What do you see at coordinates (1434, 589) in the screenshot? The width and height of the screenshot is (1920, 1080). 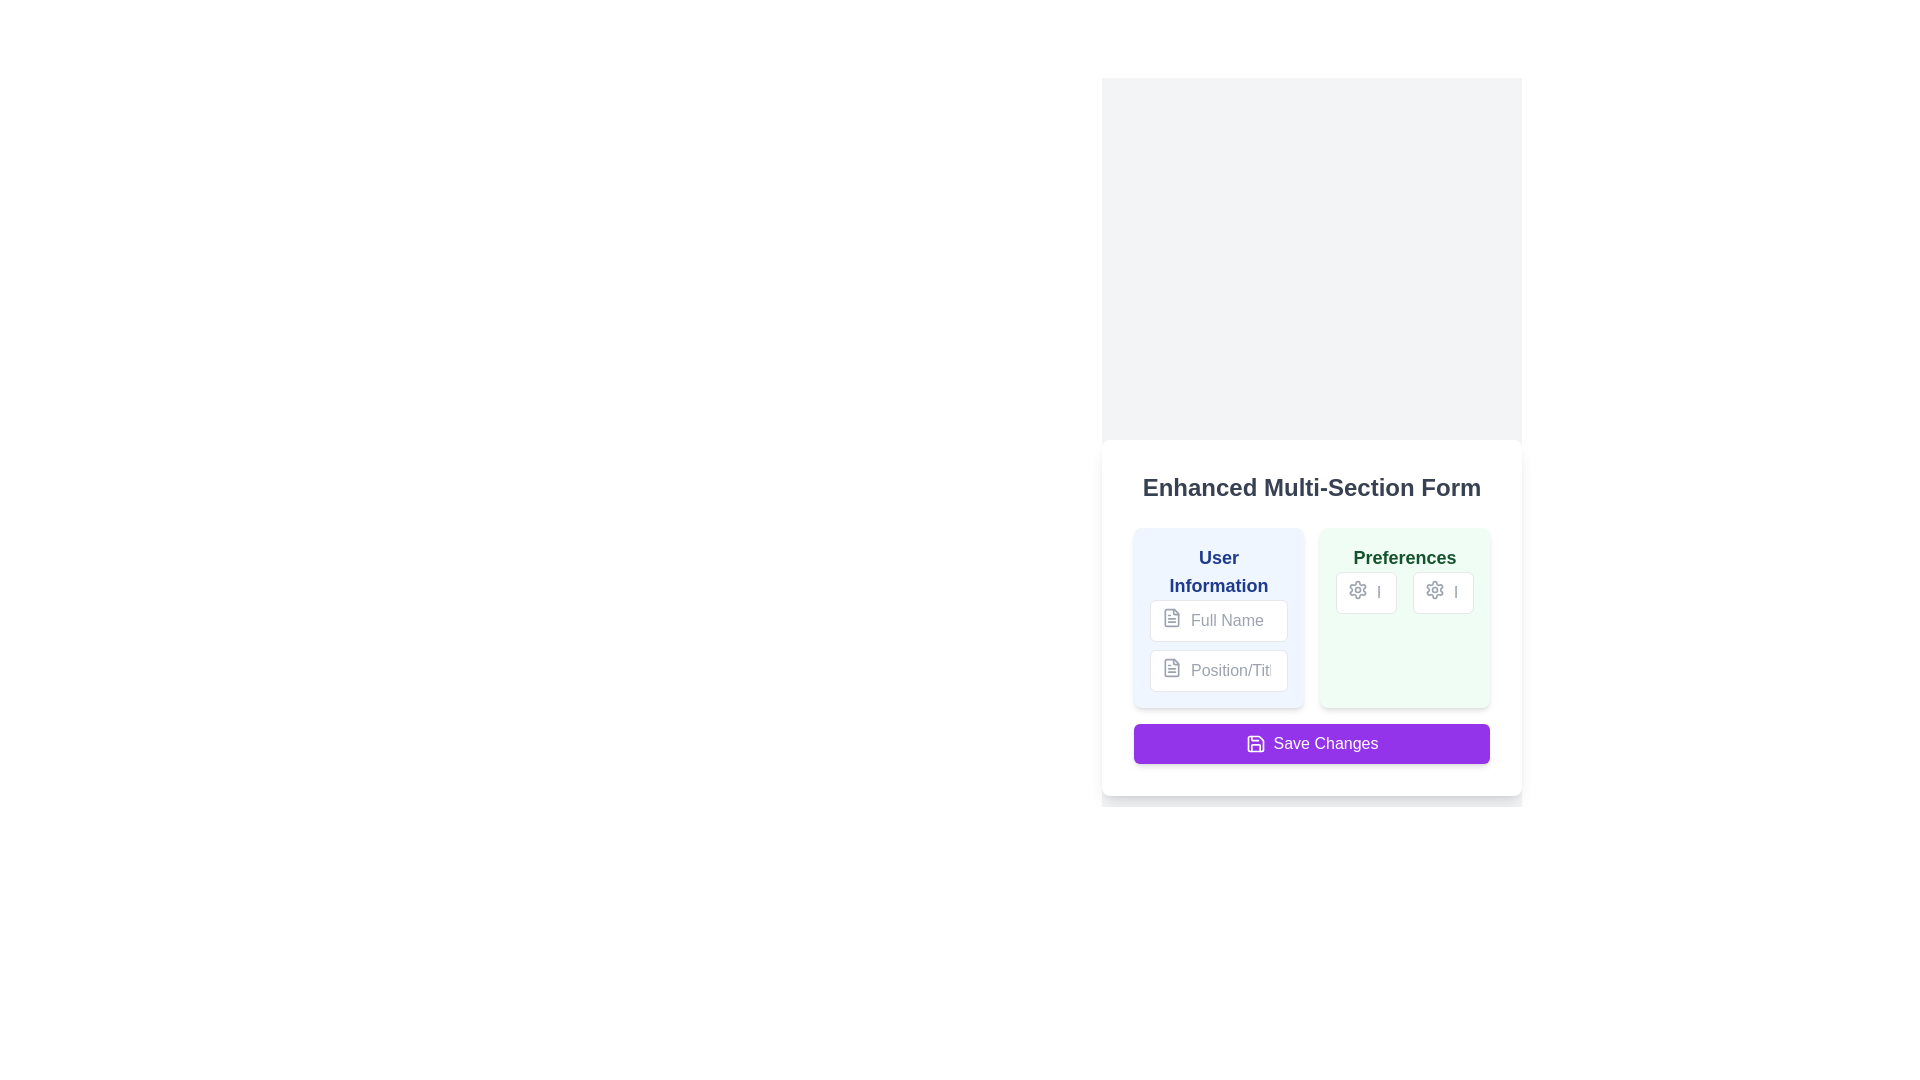 I see `the Settings icon located in the Preferences section beneath the Enhanced Multi-Section Form header` at bounding box center [1434, 589].